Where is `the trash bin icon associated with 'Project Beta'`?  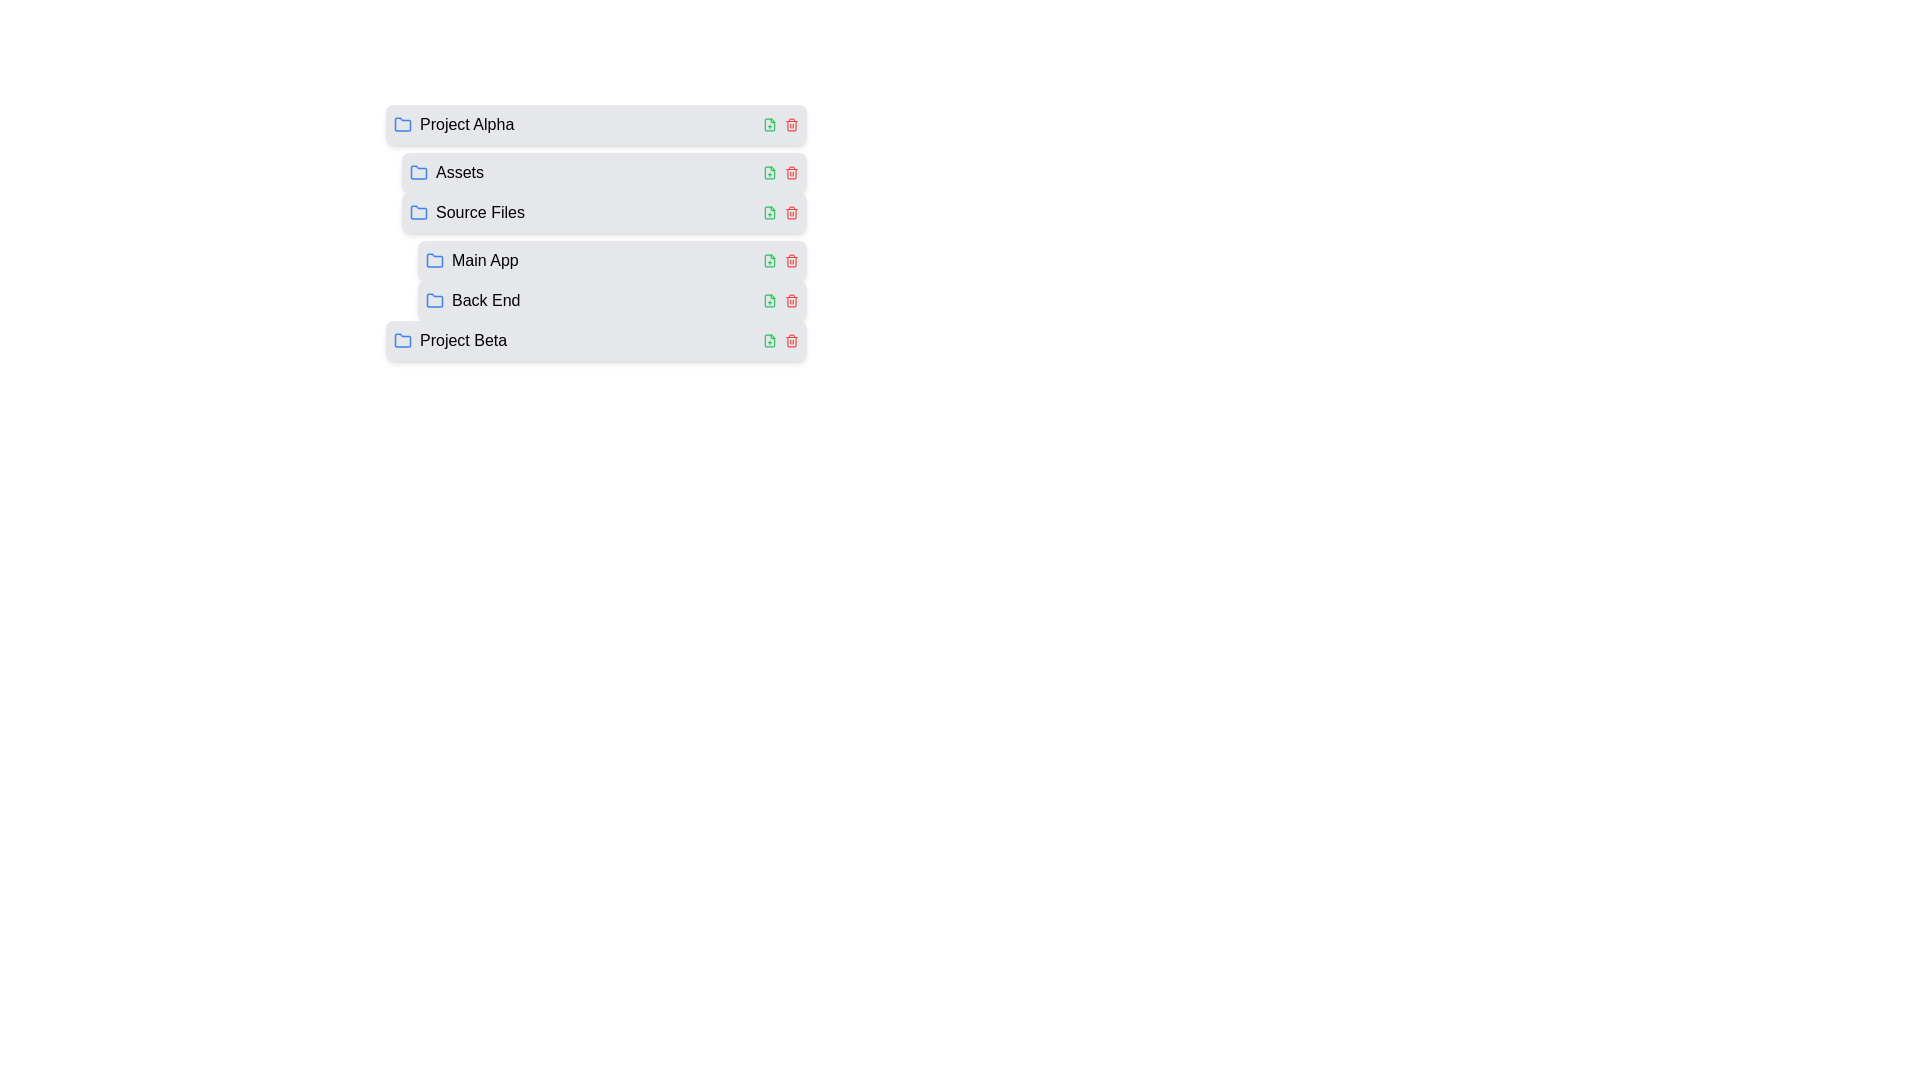
the trash bin icon associated with 'Project Beta' is located at coordinates (791, 339).